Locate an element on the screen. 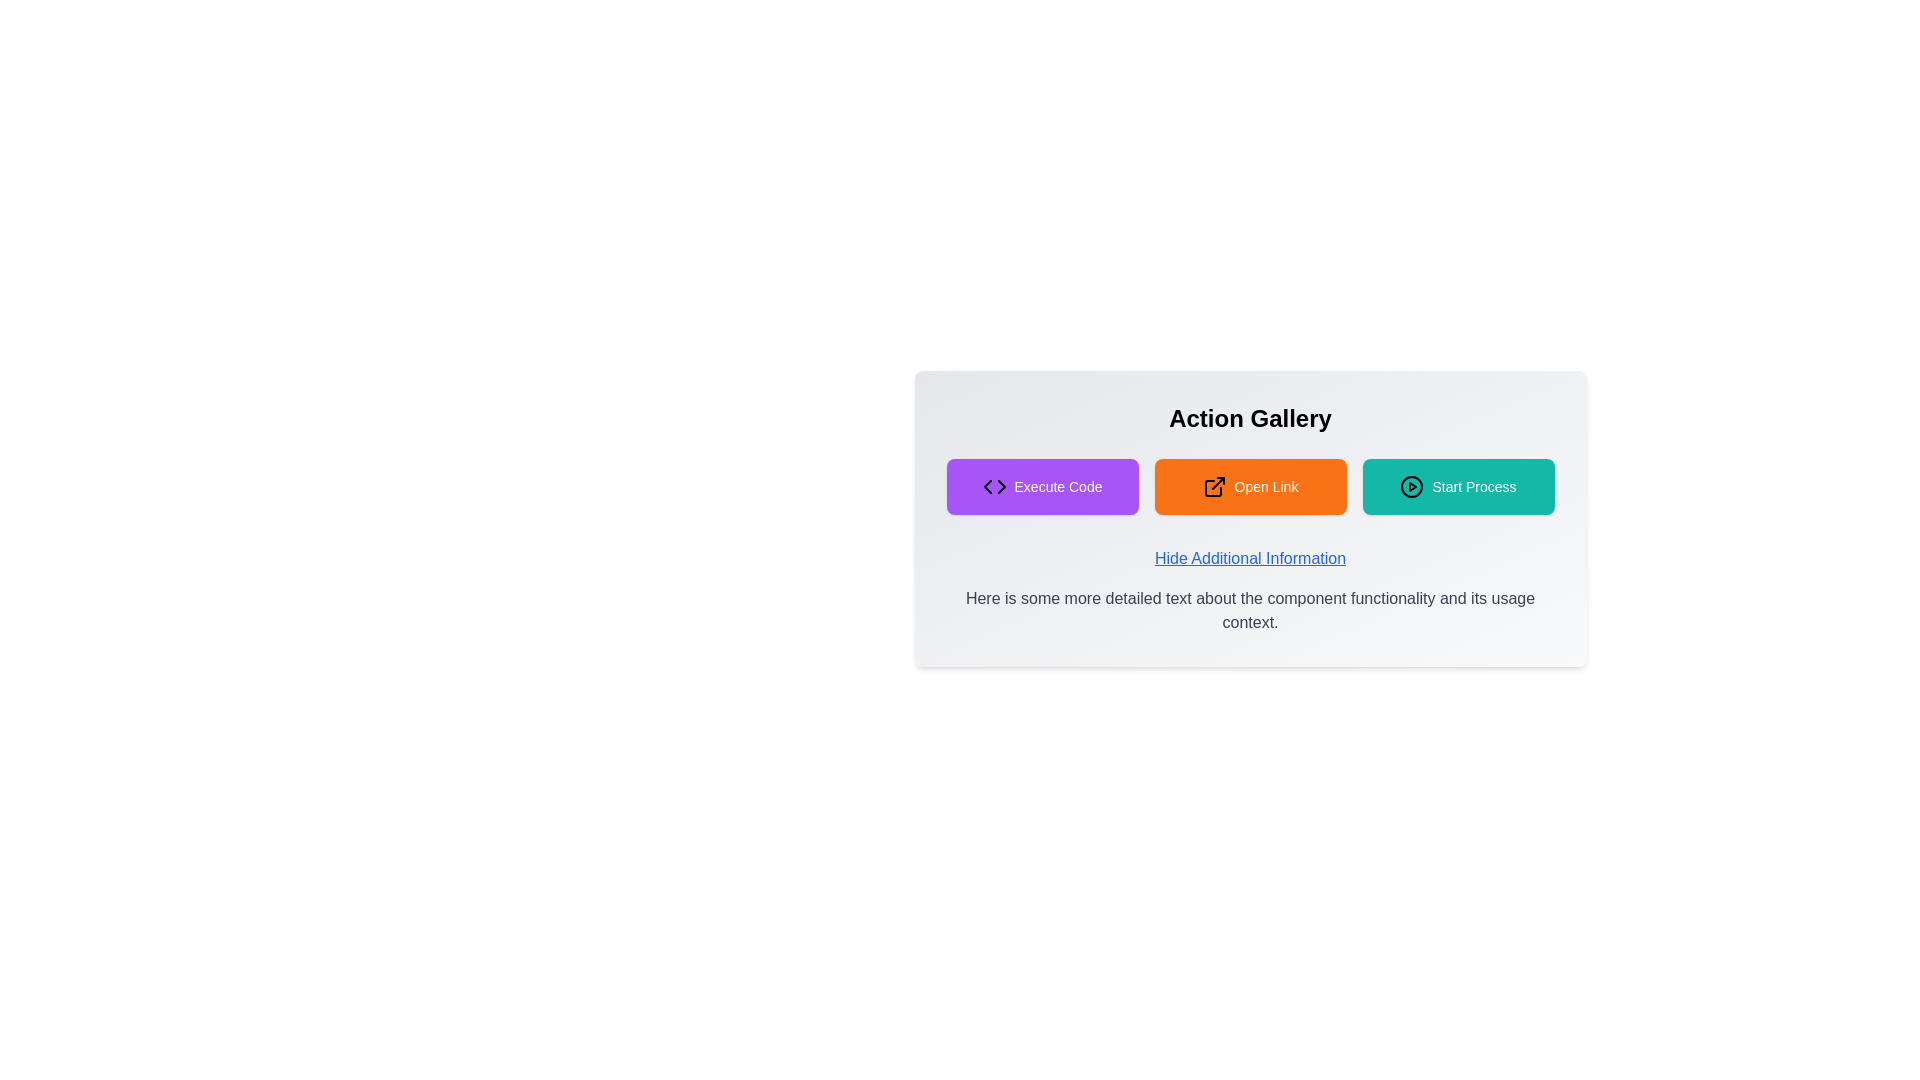 The width and height of the screenshot is (1920, 1080). the icon that visually indicates an action associated with opening an external link, located to the left of the text 'Open Link' within the button is located at coordinates (1213, 486).